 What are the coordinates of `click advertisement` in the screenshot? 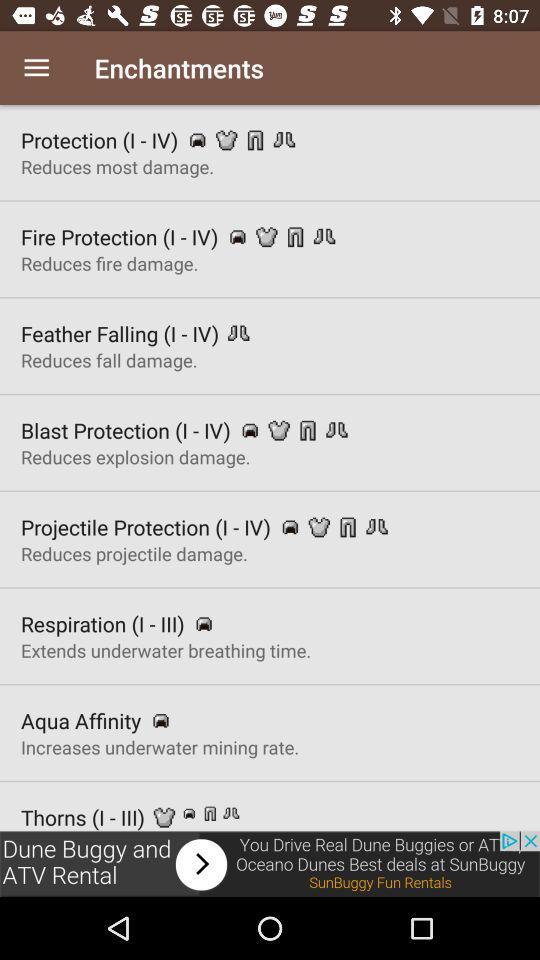 It's located at (270, 863).